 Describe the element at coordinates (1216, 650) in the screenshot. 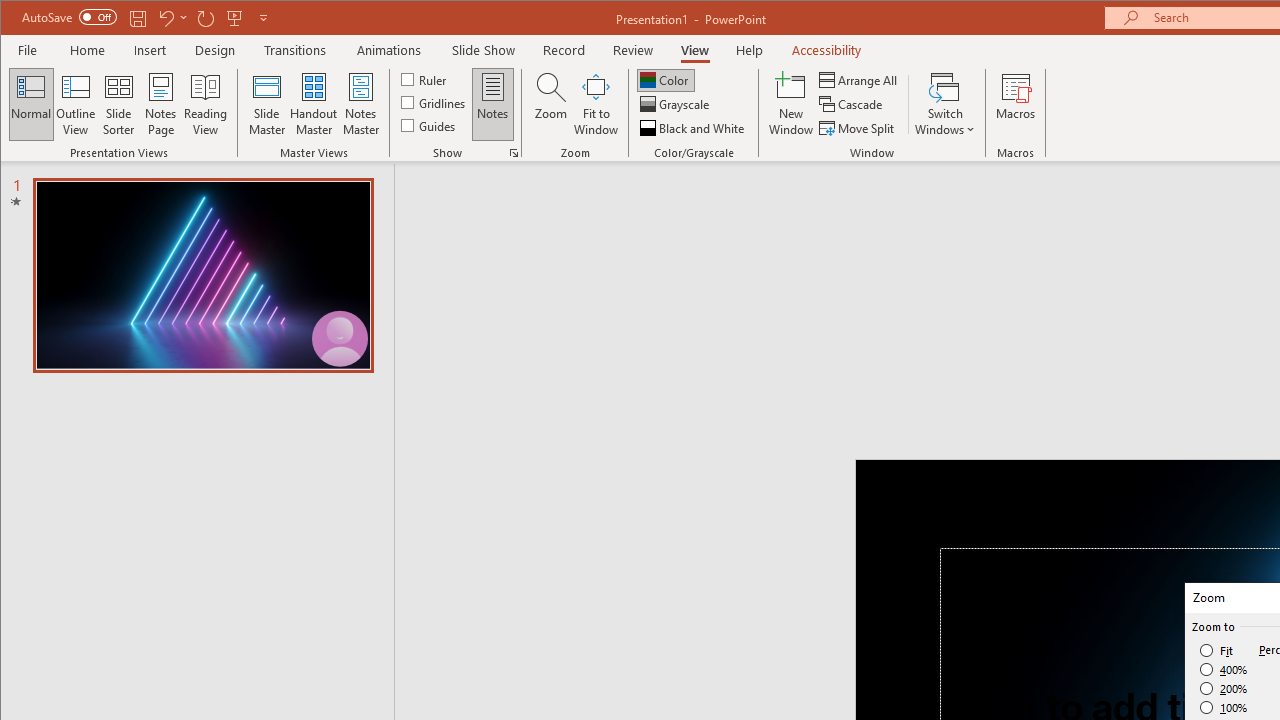

I see `'Fit'` at that location.